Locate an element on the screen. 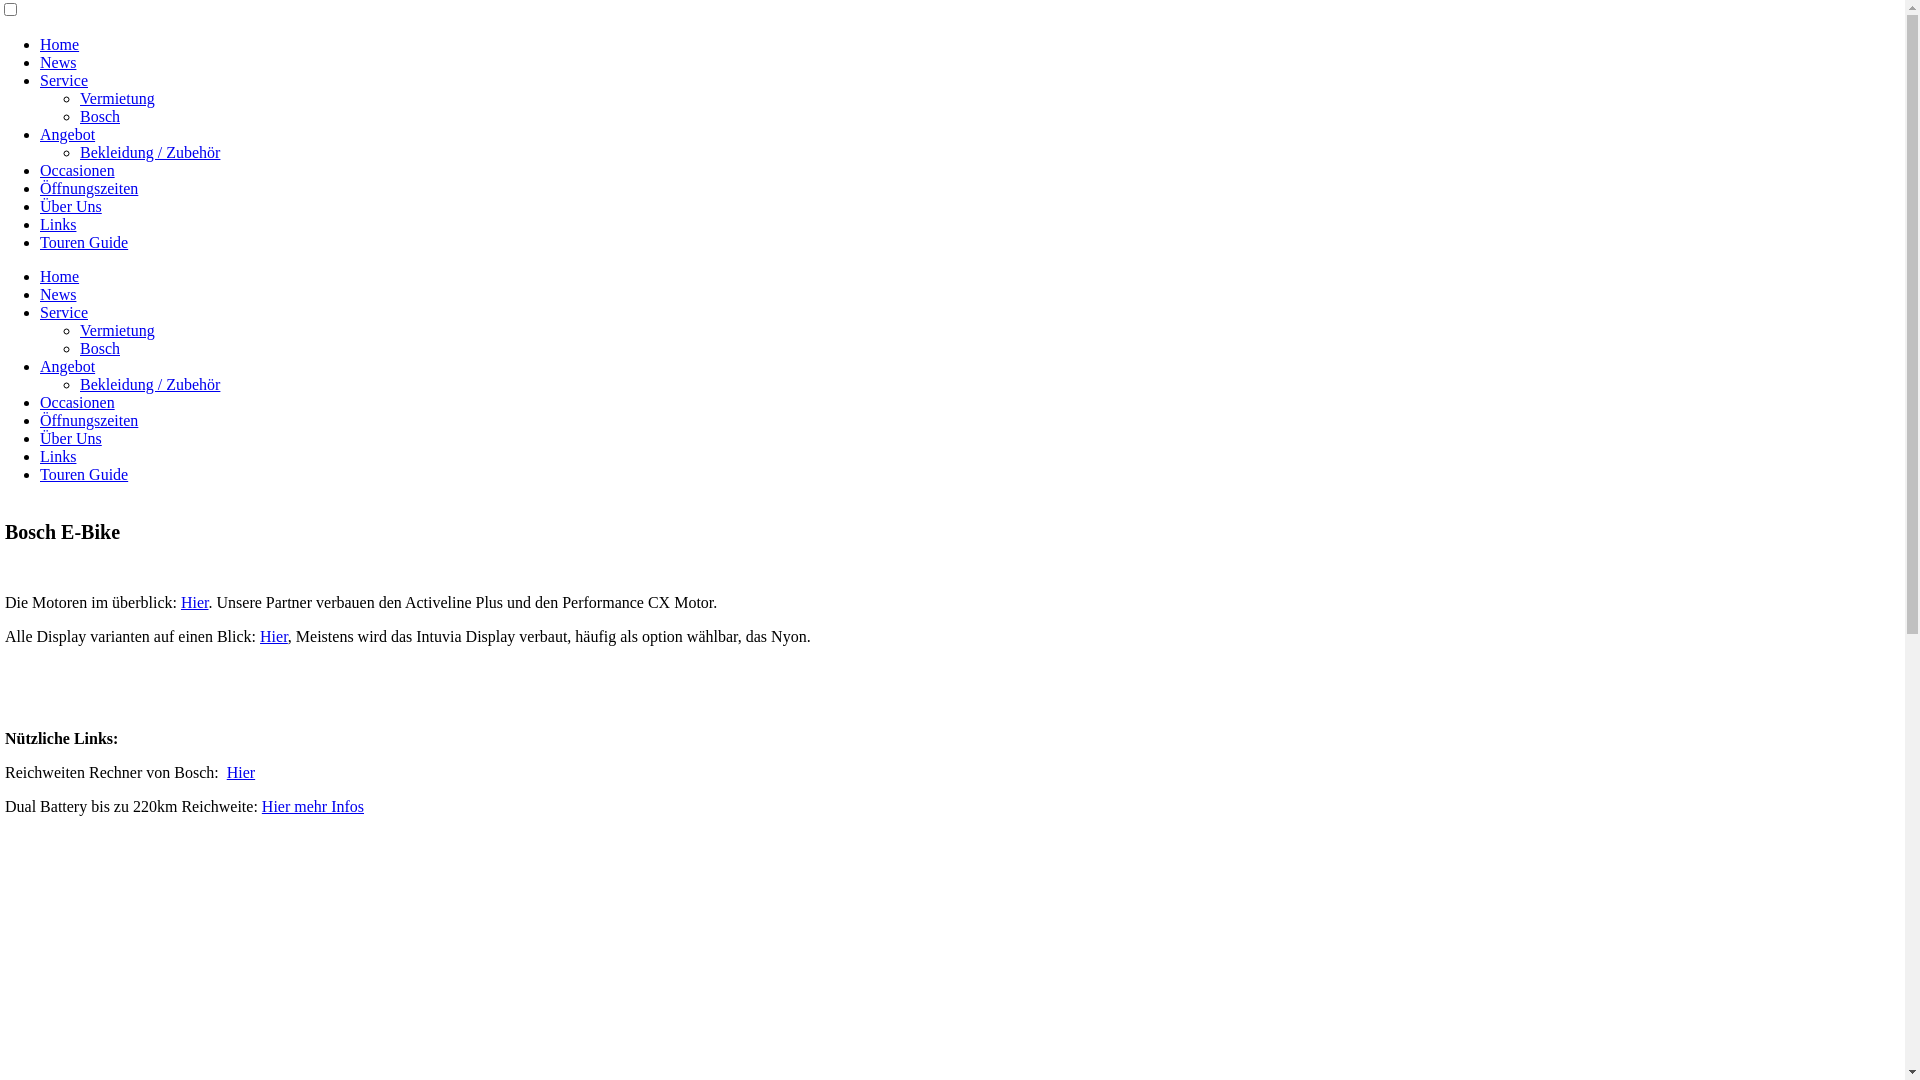  'Hier' is located at coordinates (226, 771).